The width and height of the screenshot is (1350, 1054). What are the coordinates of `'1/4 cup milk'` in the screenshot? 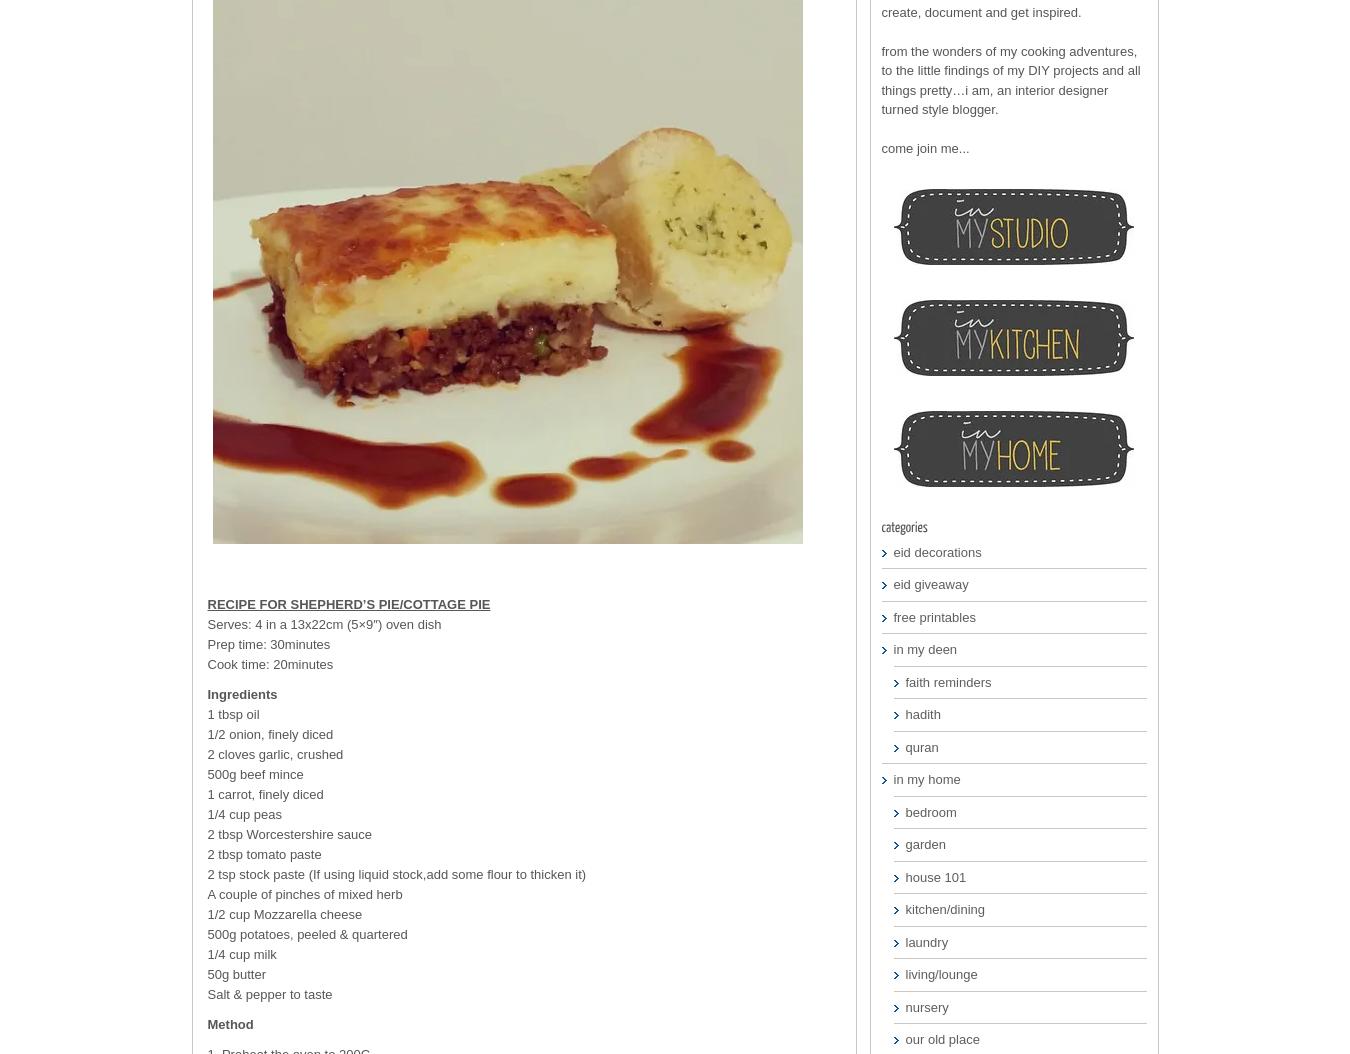 It's located at (240, 954).